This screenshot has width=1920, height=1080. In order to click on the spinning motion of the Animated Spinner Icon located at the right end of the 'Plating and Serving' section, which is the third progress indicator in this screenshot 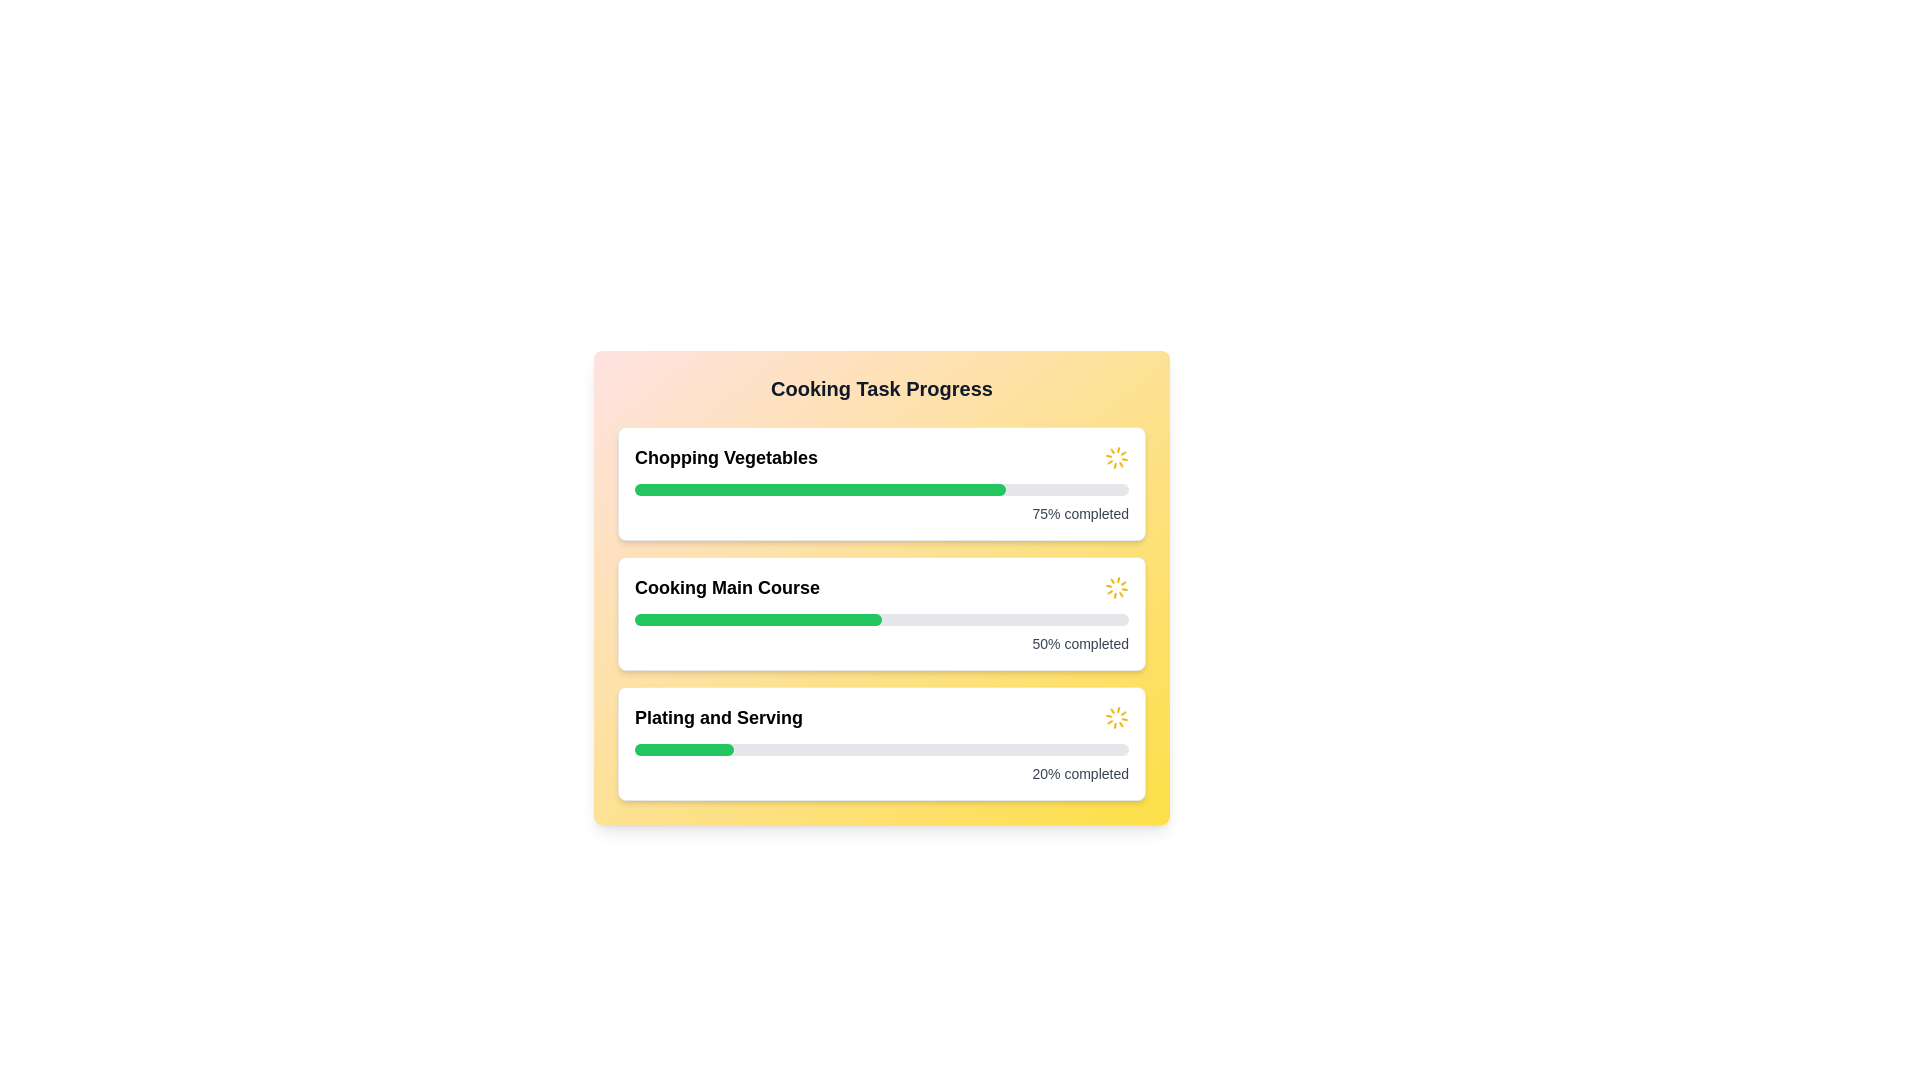, I will do `click(1116, 716)`.